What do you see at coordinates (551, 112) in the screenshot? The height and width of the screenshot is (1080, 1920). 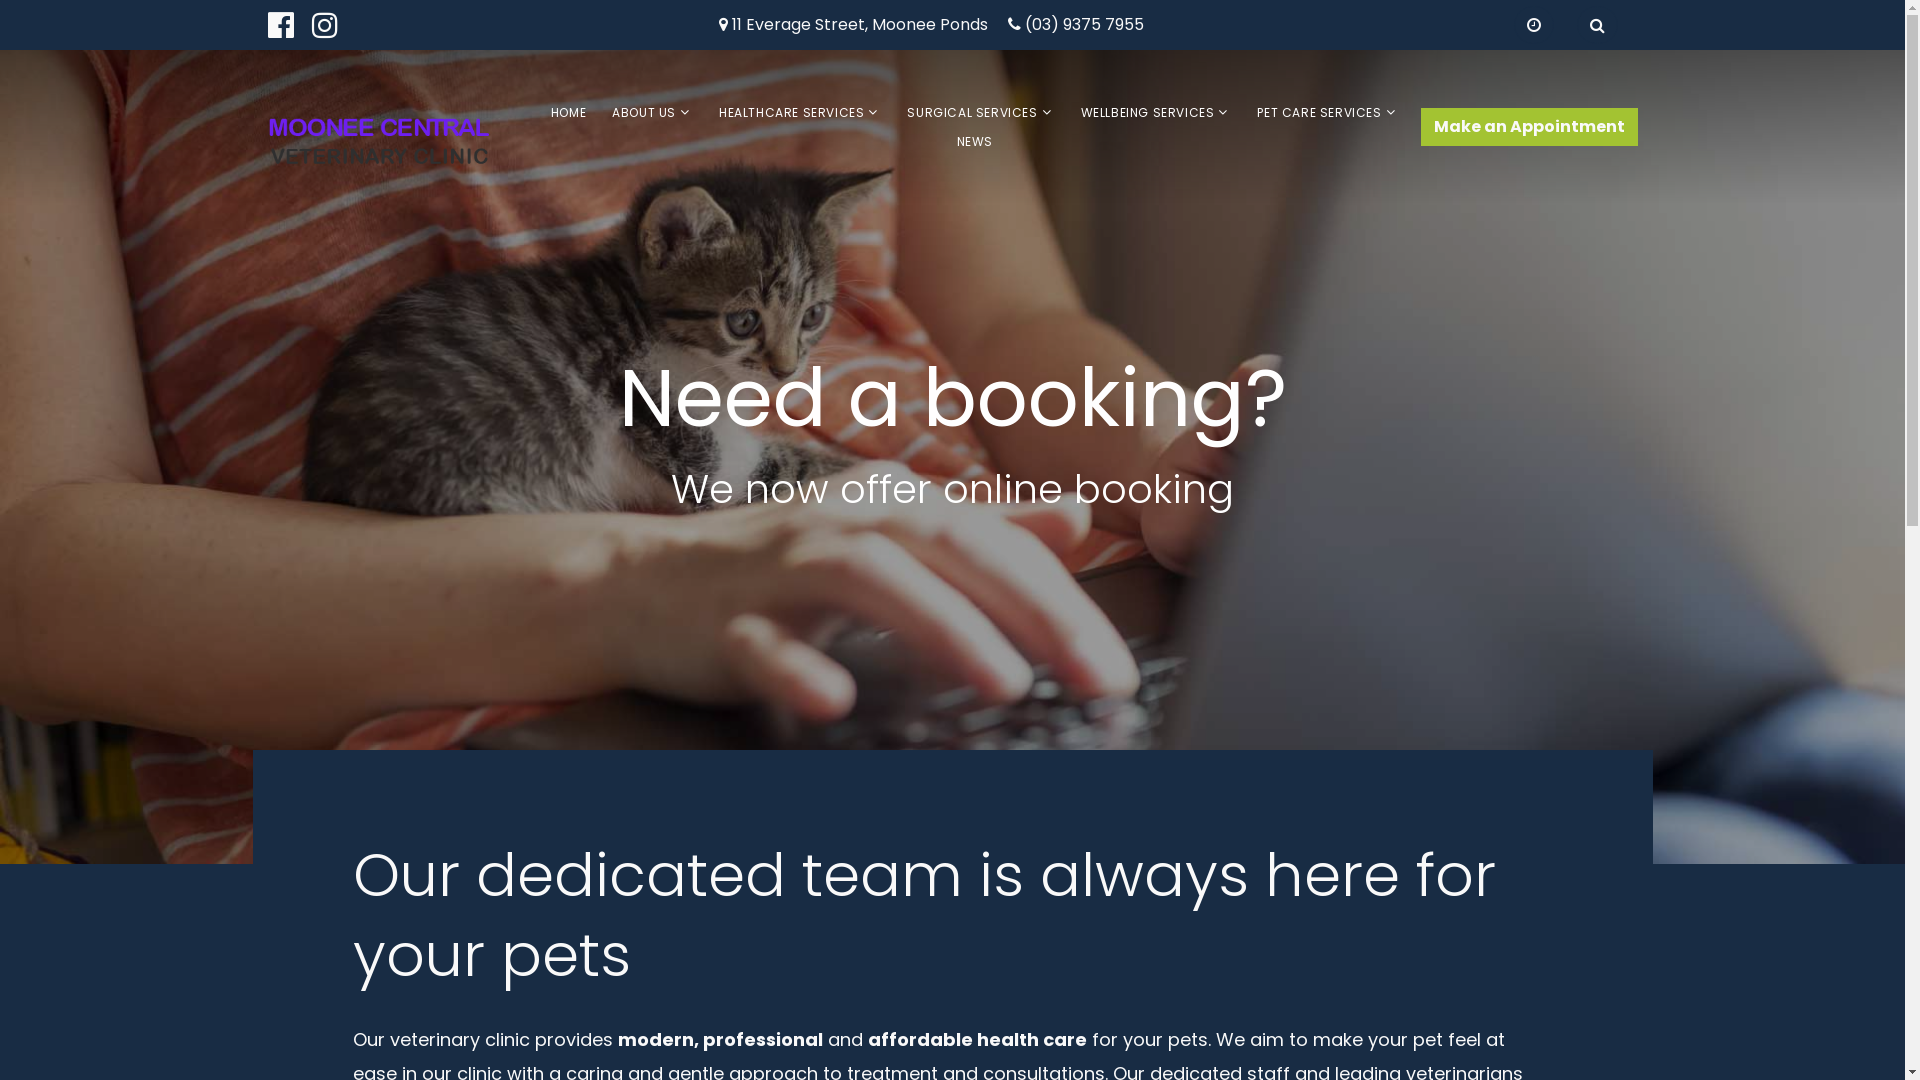 I see `'HOME'` at bounding box center [551, 112].